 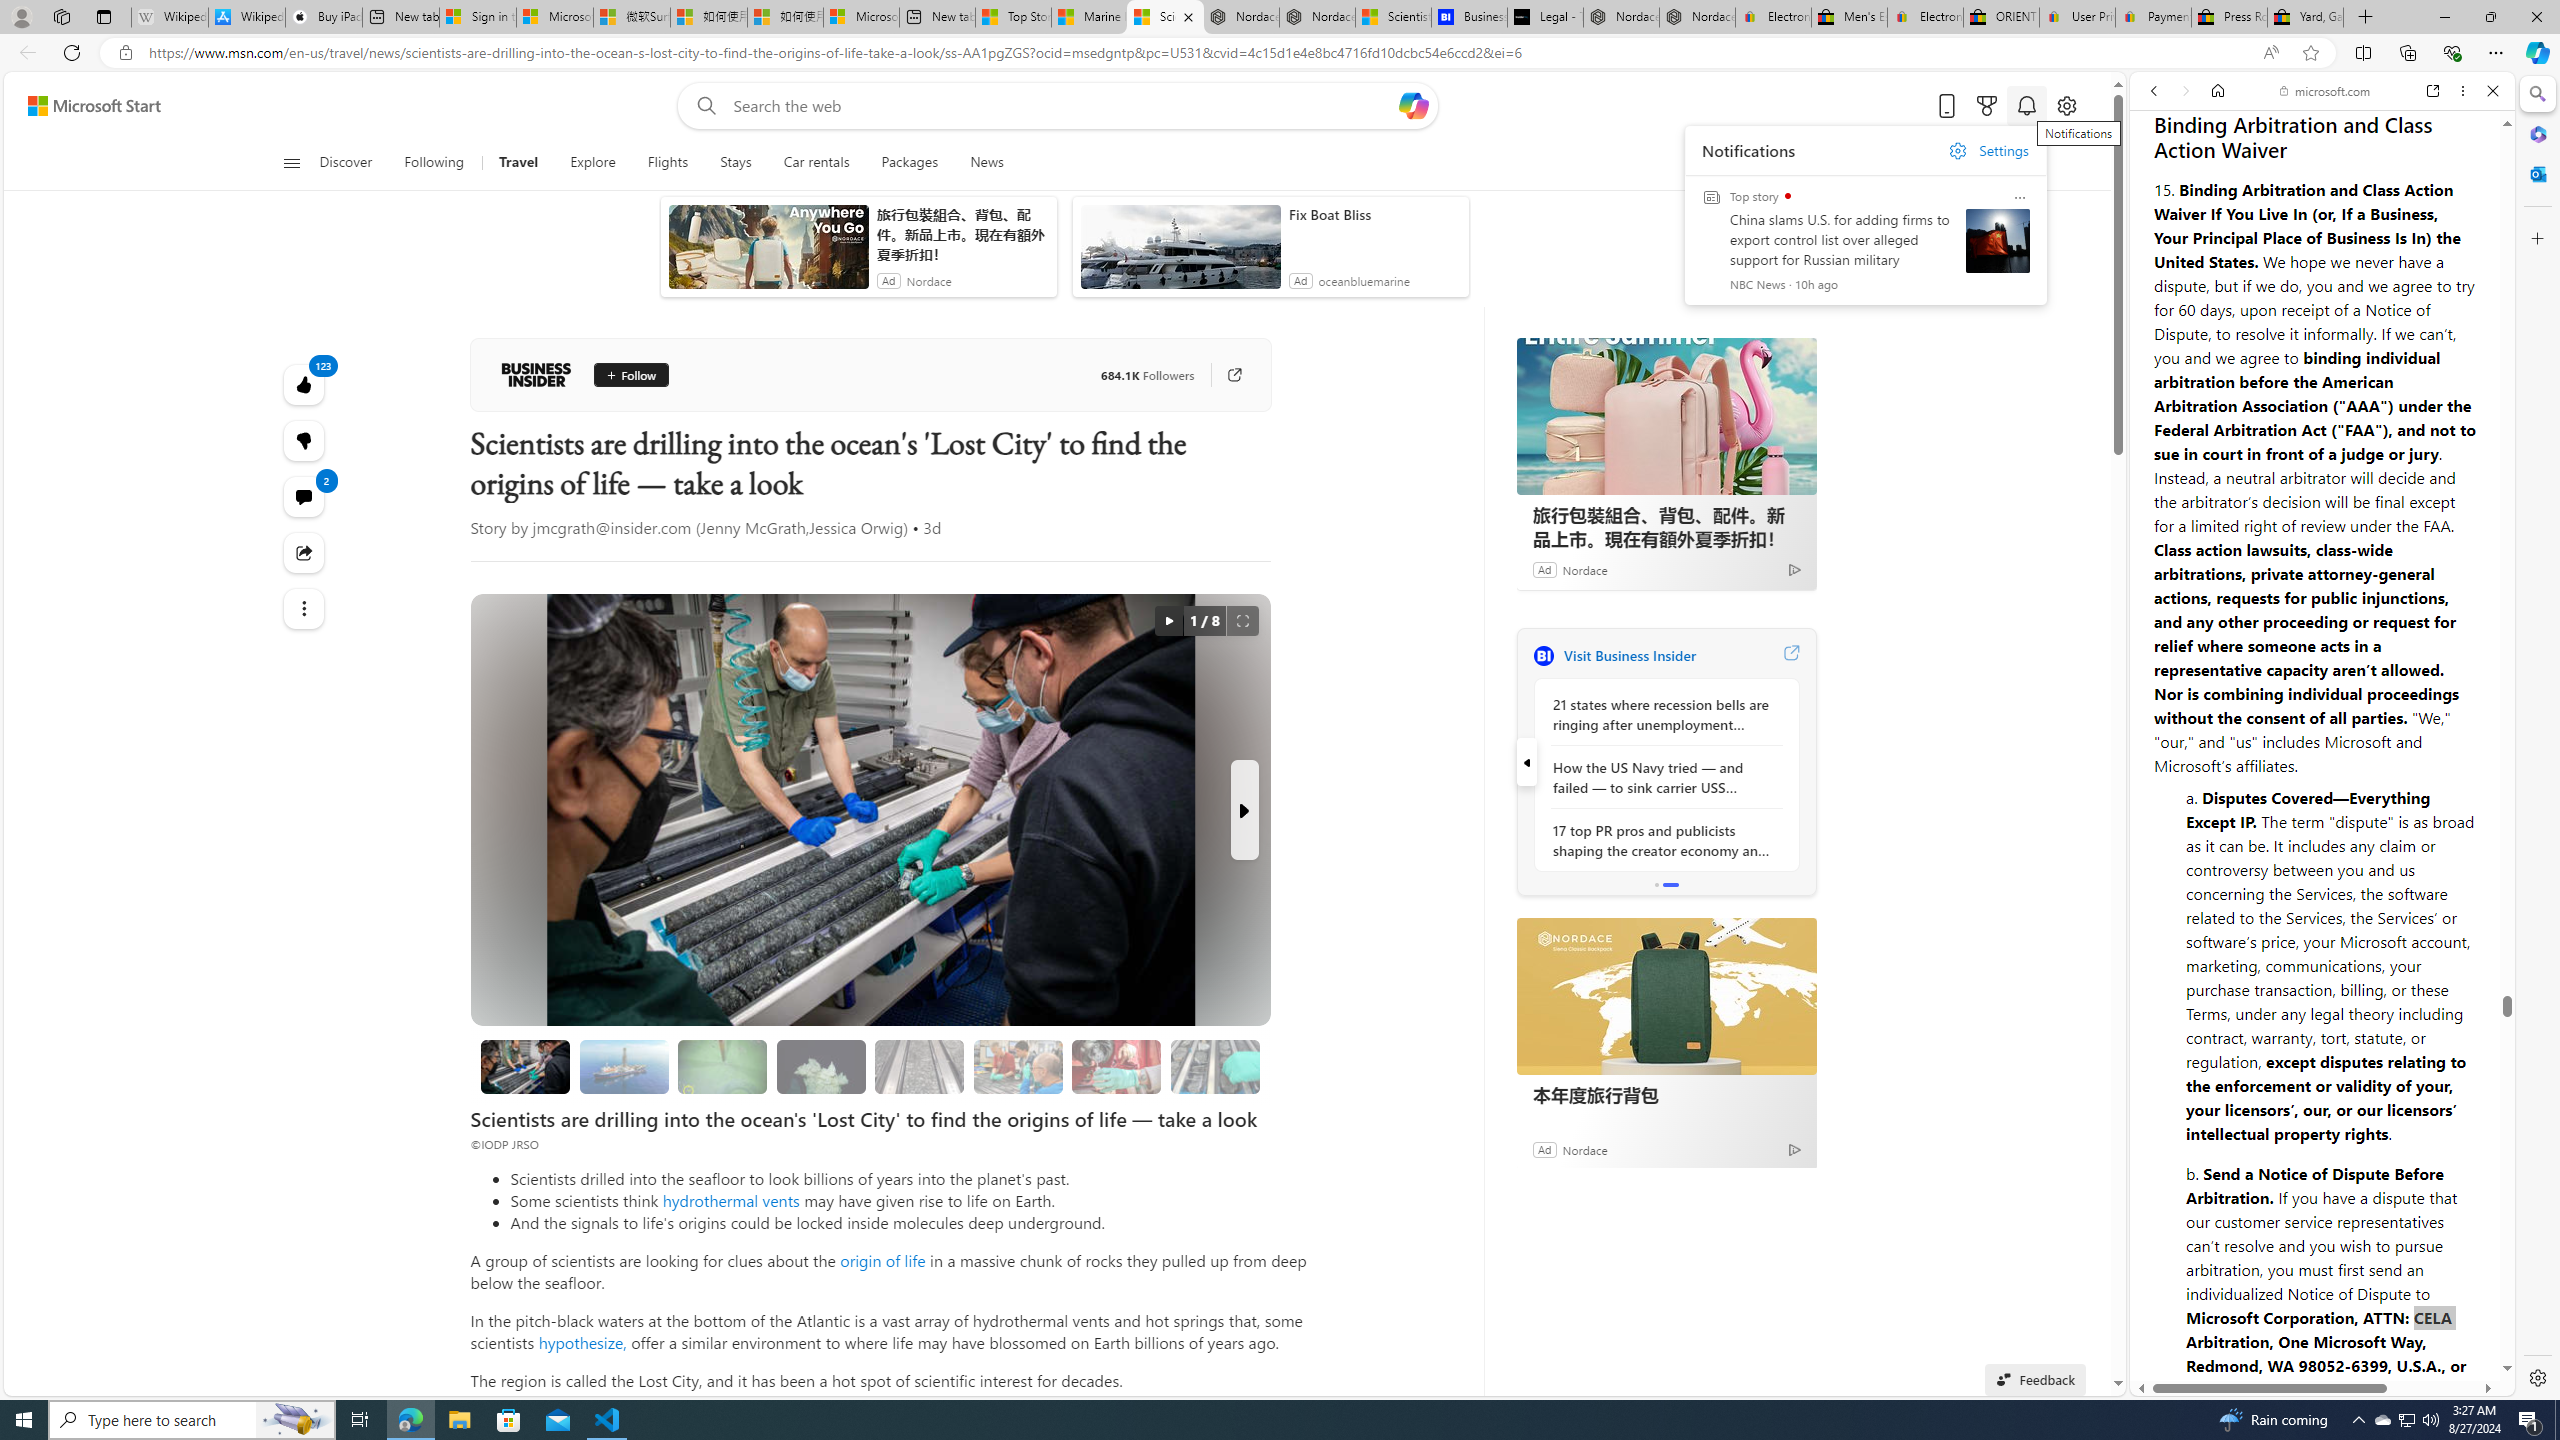 What do you see at coordinates (436, 162) in the screenshot?
I see `'Following'` at bounding box center [436, 162].